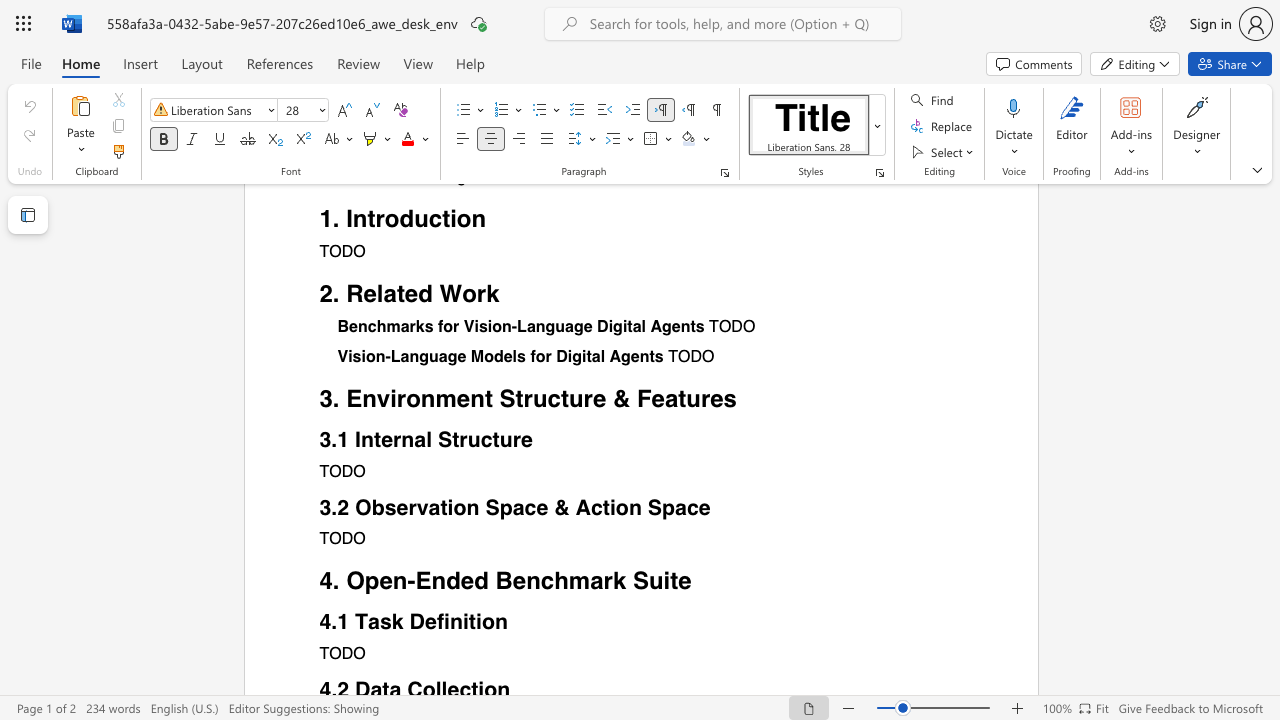  Describe the element at coordinates (445, 581) in the screenshot. I see `the subset text "ded Be" within the text "4. Open-Ended Benchmark Suite"` at that location.